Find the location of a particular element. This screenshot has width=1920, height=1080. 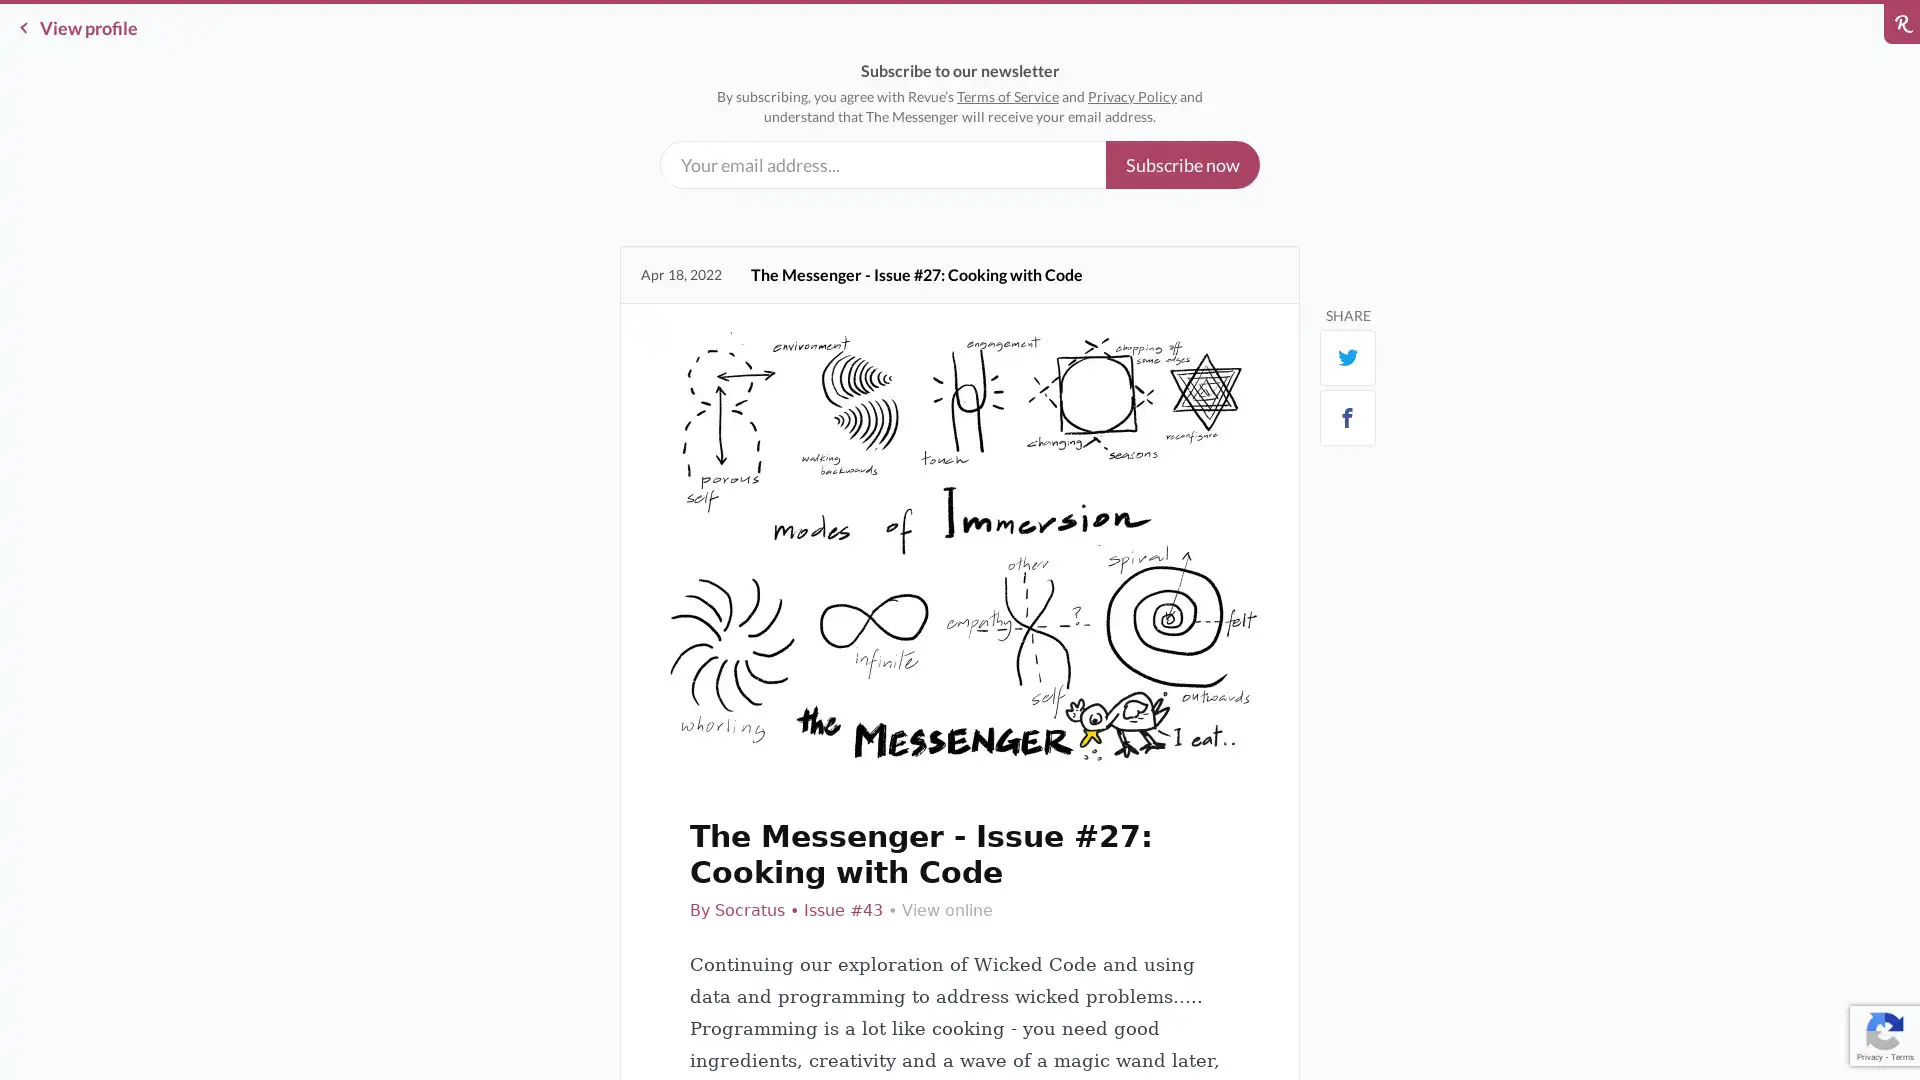

Subscribe now is located at coordinates (1182, 164).